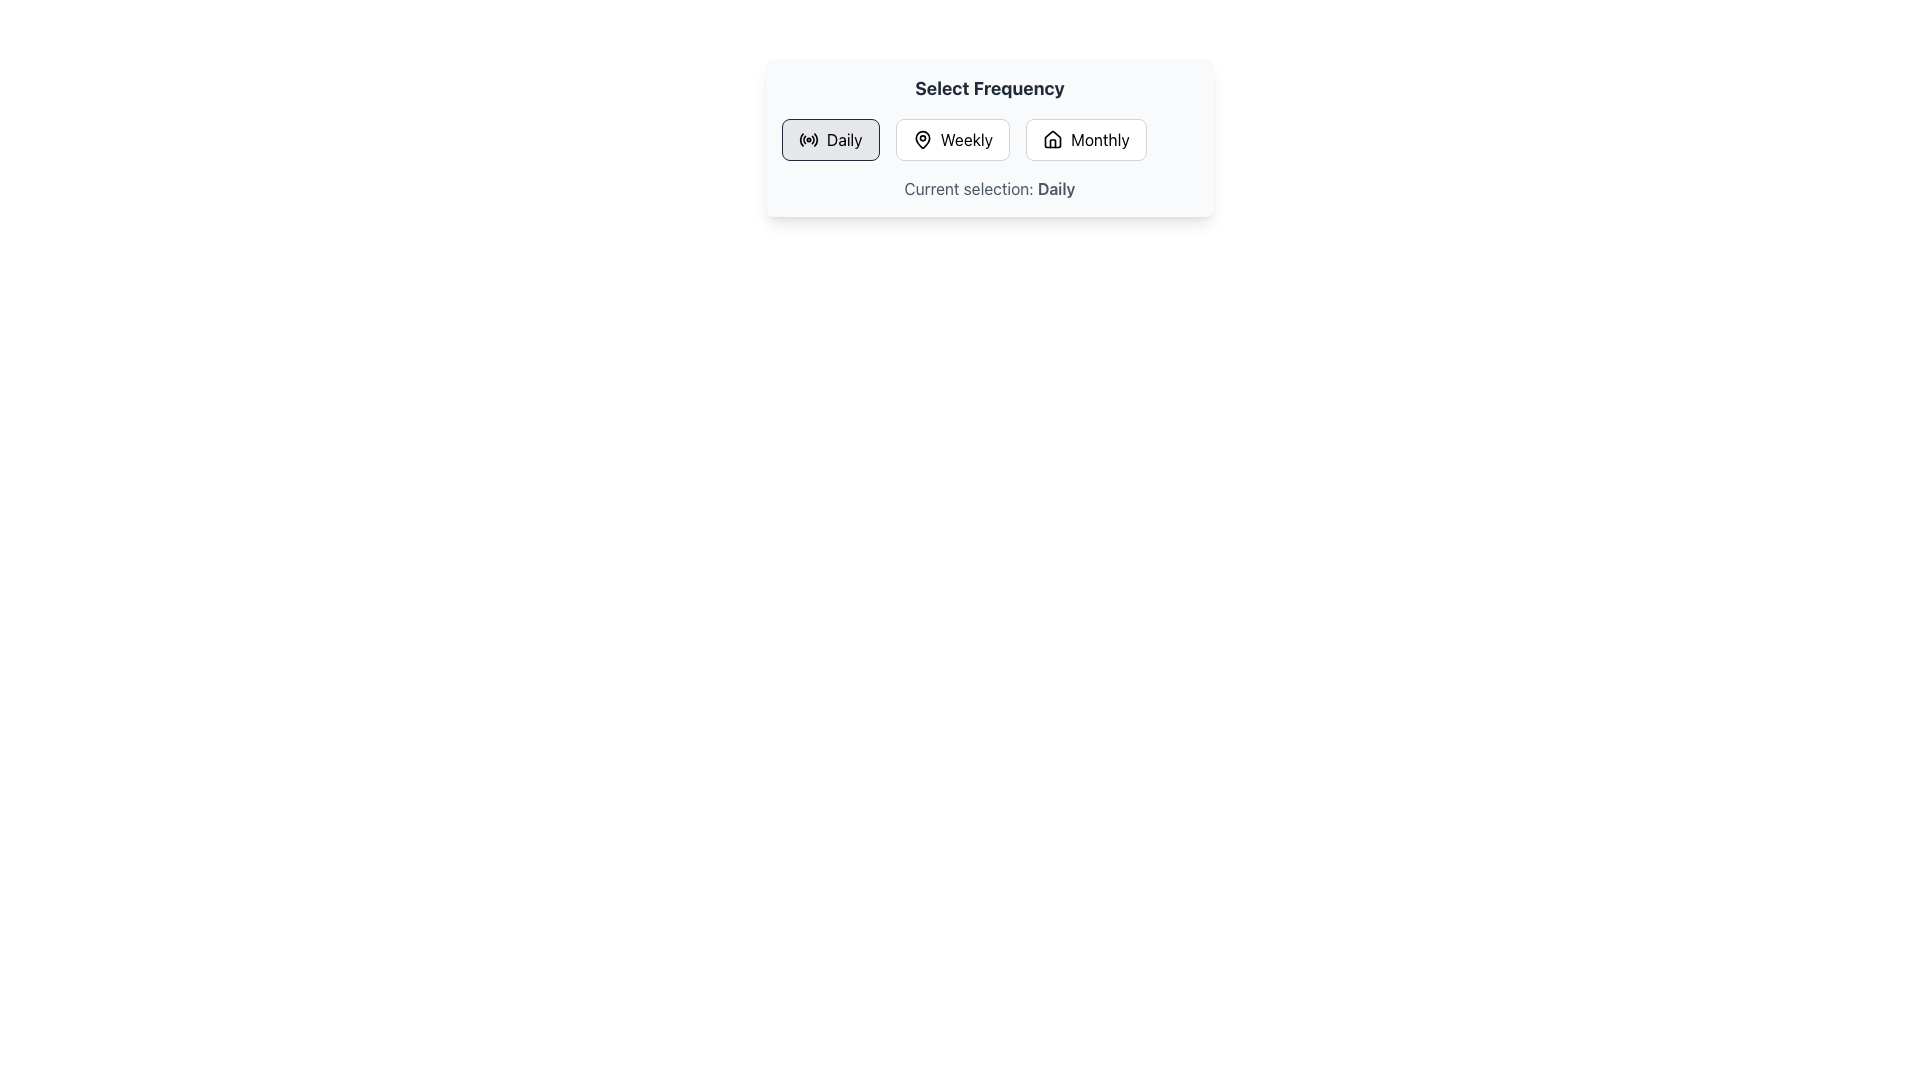 The image size is (1920, 1080). What do you see at coordinates (921, 138) in the screenshot?
I see `the pin-shaped icon resembling a location marker, which is part of the 'Weekly' button in the central position of a horizontal button group` at bounding box center [921, 138].